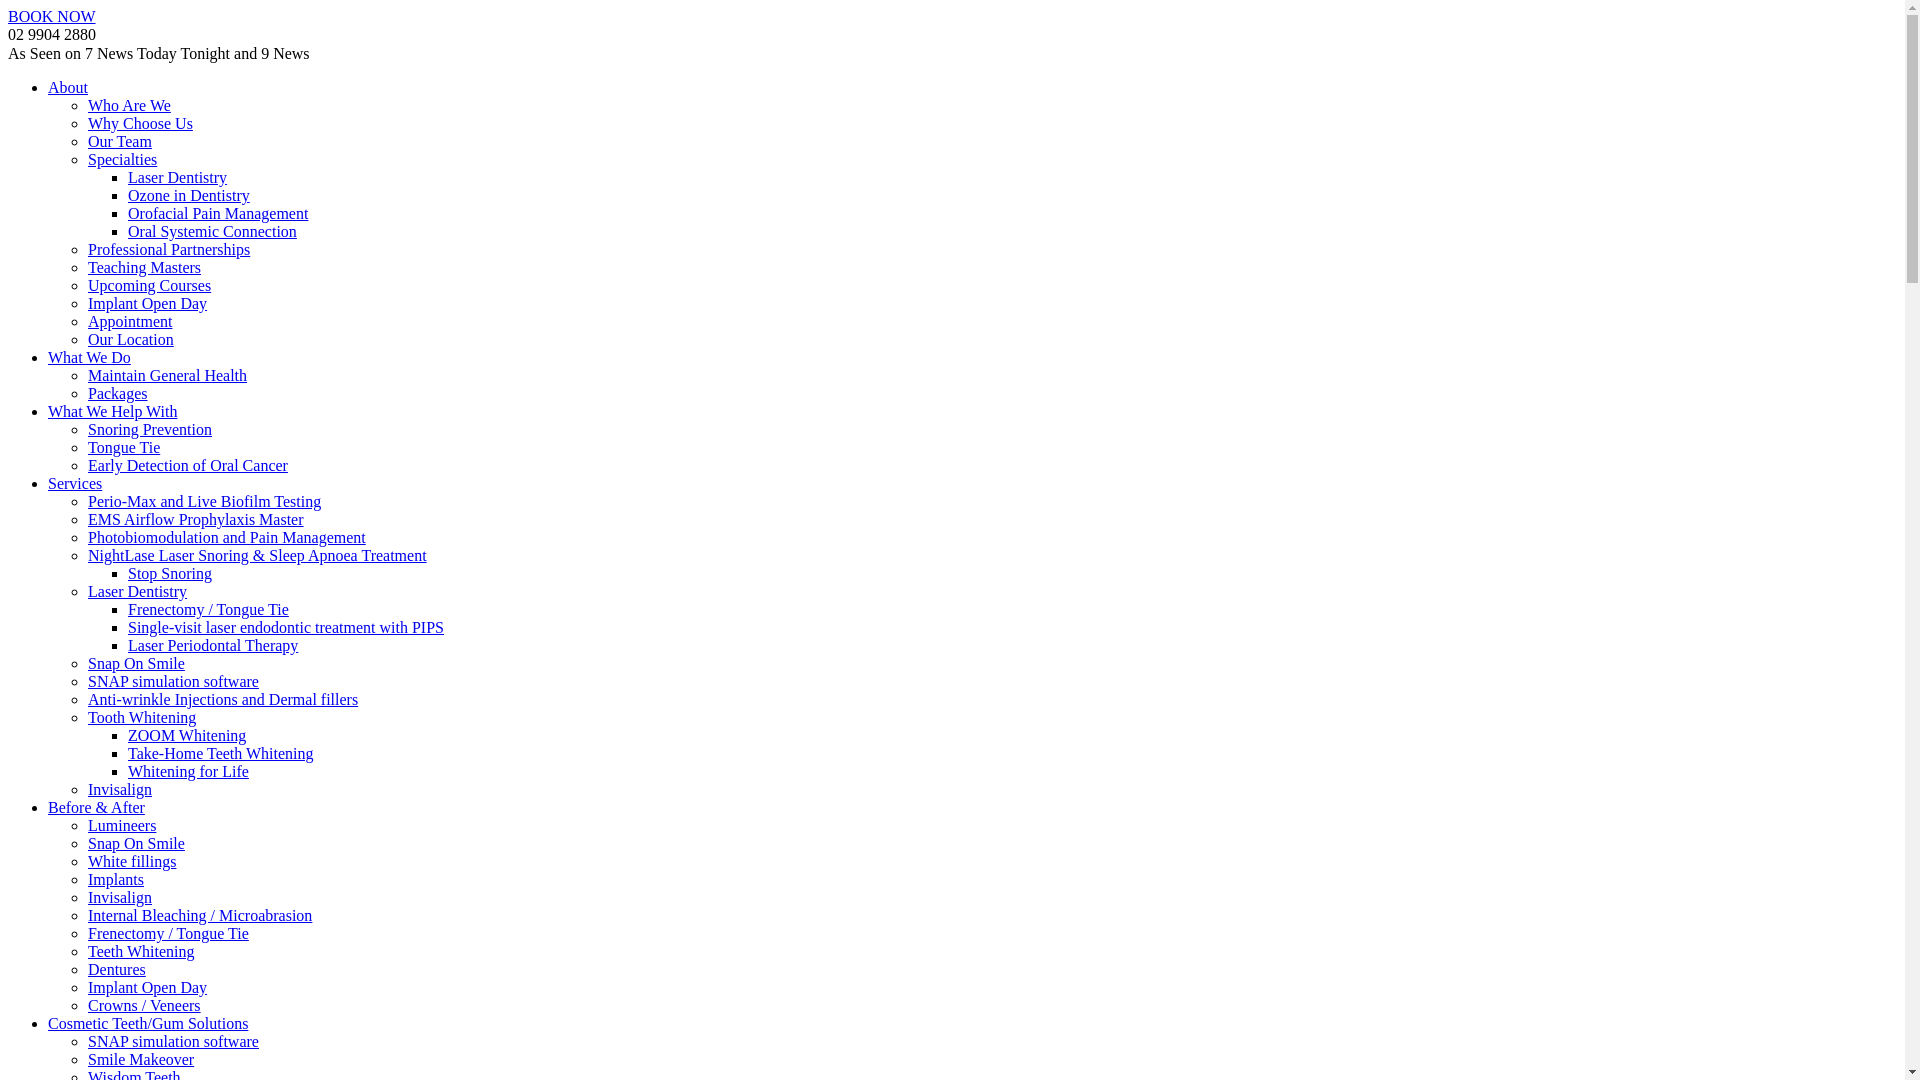 The height and width of the screenshot is (1080, 1920). I want to click on 'Lumineers', so click(120, 825).